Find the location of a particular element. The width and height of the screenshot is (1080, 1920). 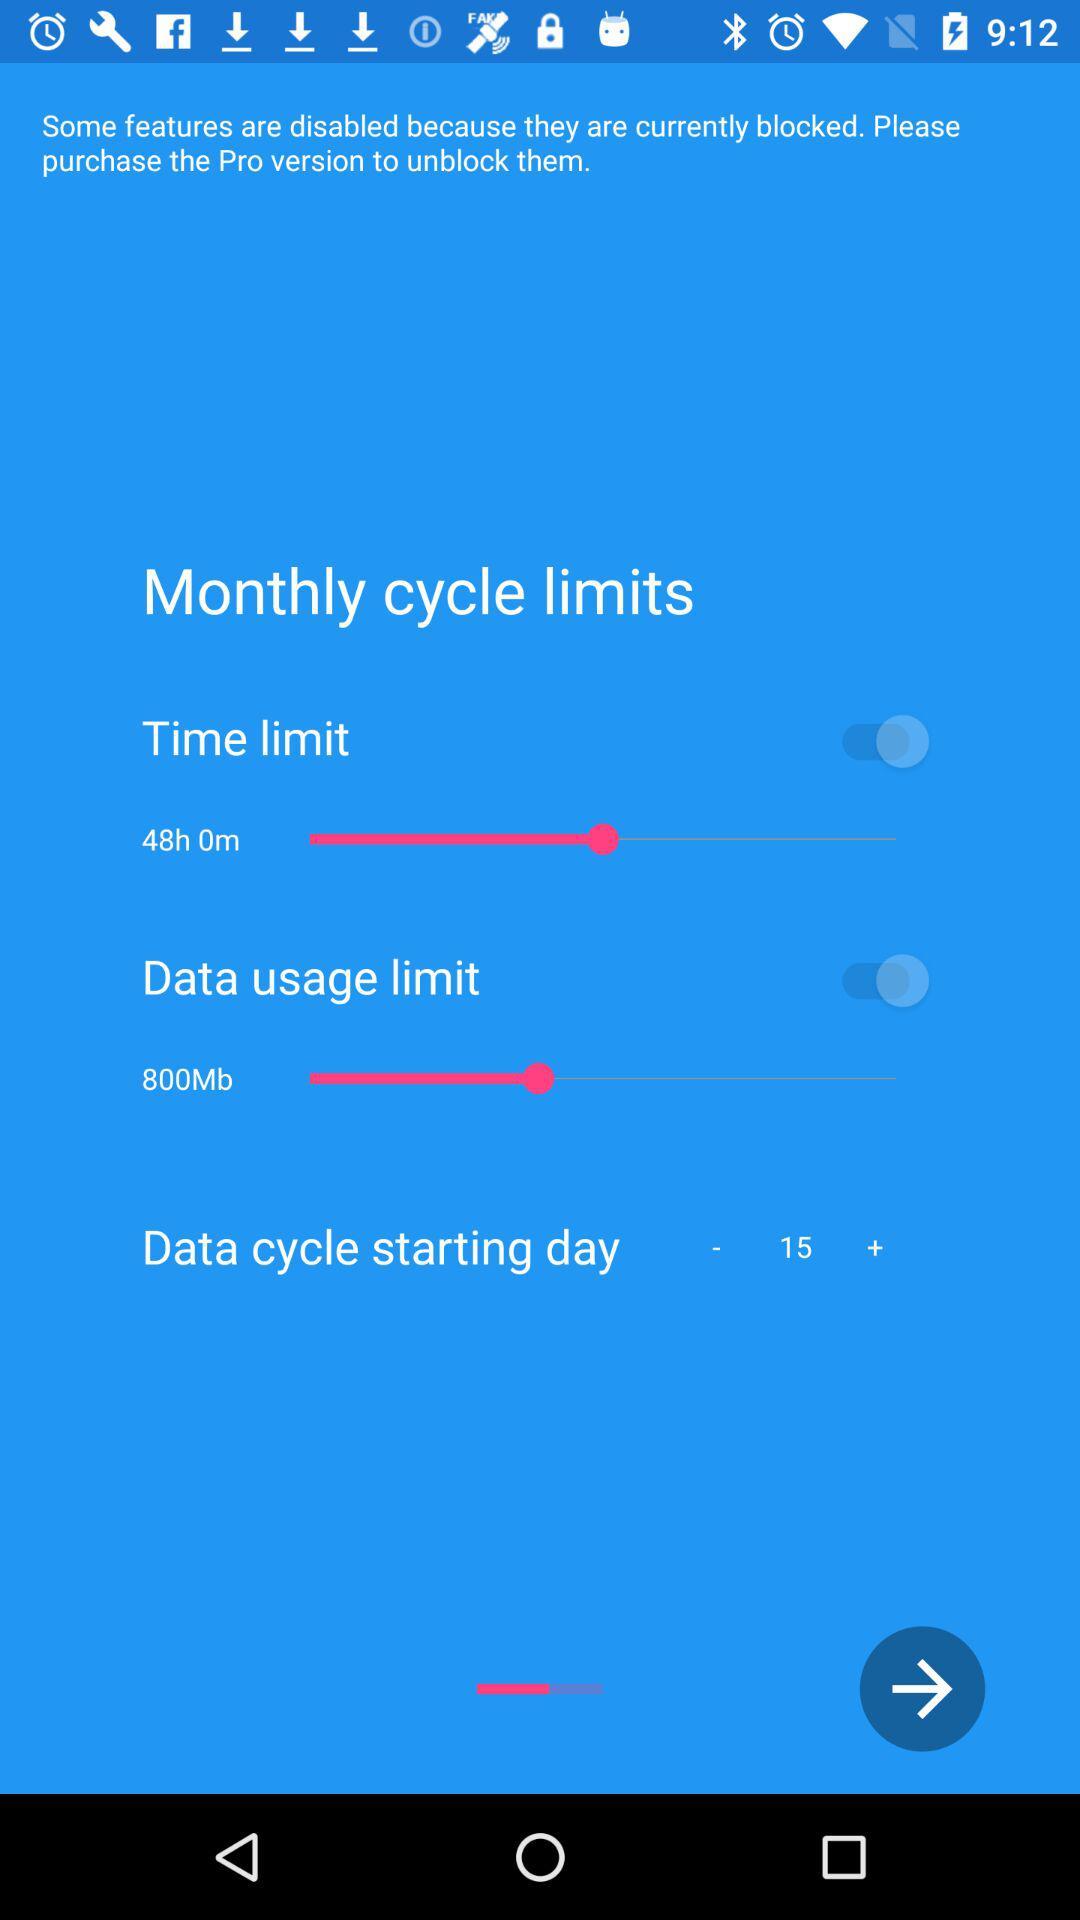

next screen is located at coordinates (922, 1688).